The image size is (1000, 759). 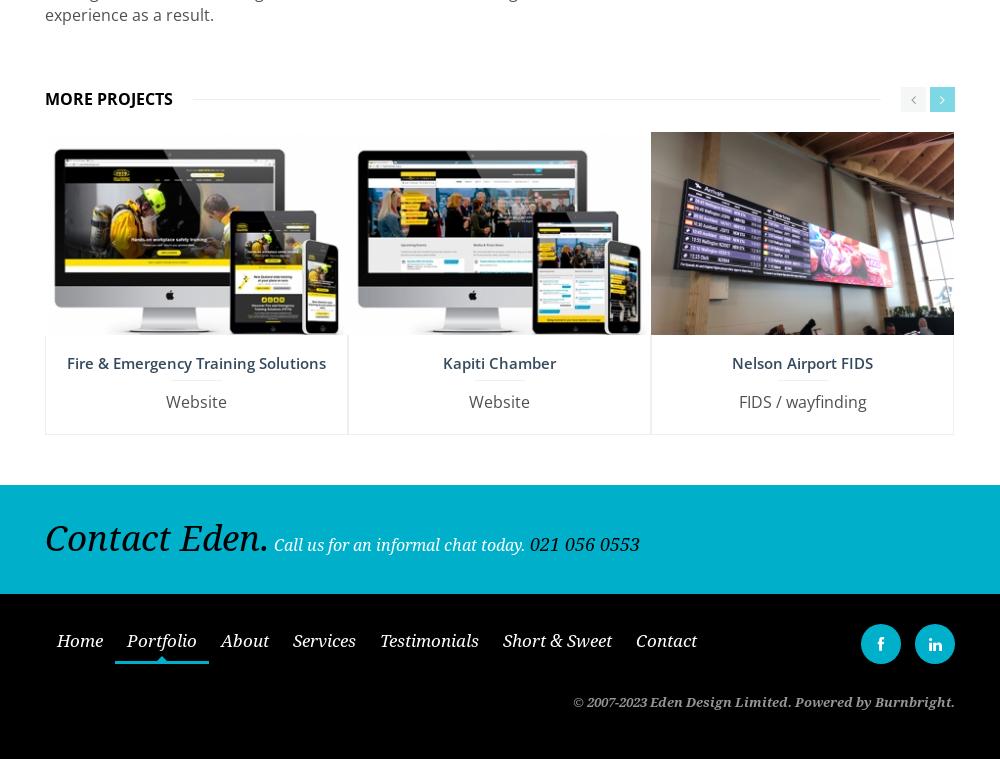 I want to click on 'Call us for an informal chat today.', so click(x=400, y=537).